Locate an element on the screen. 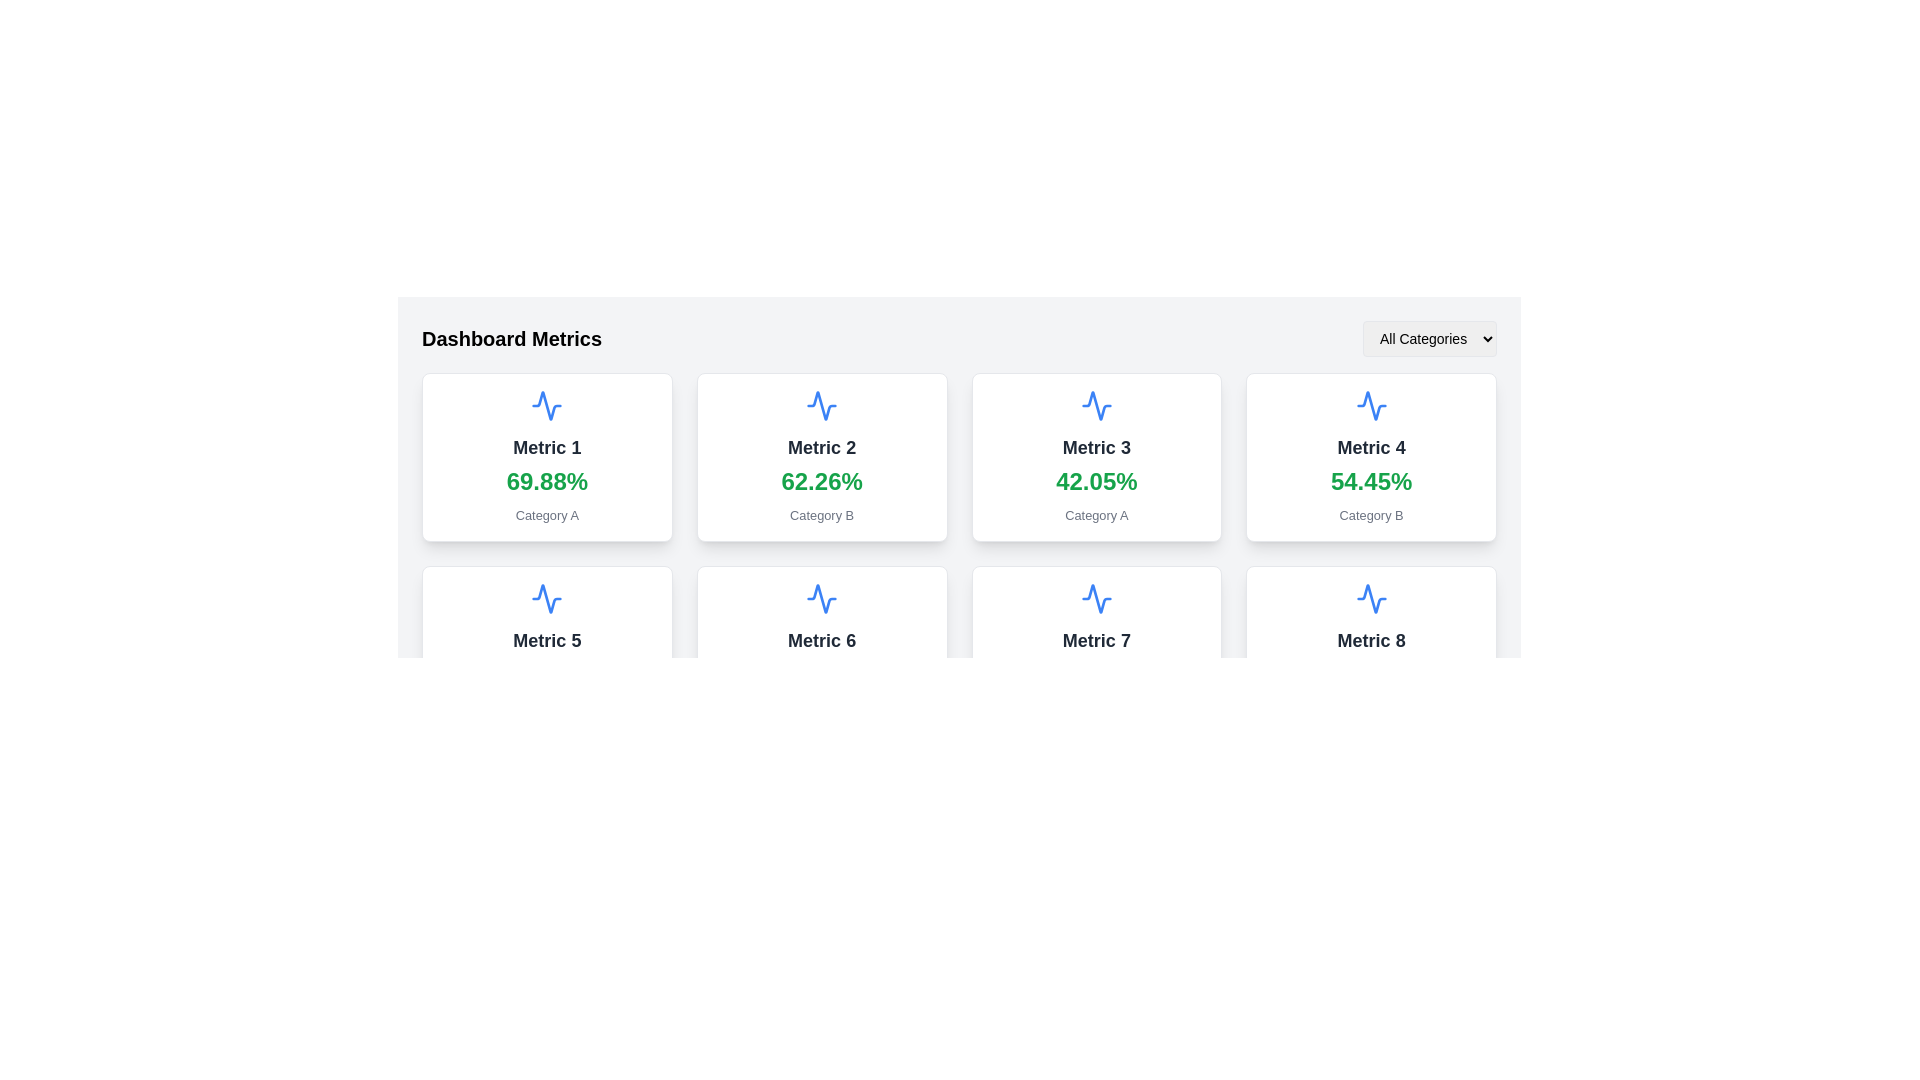  the decorative icon located in the center of the card labeled 'Metric 5' in the second row of the dashboard's grid layout is located at coordinates (547, 598).